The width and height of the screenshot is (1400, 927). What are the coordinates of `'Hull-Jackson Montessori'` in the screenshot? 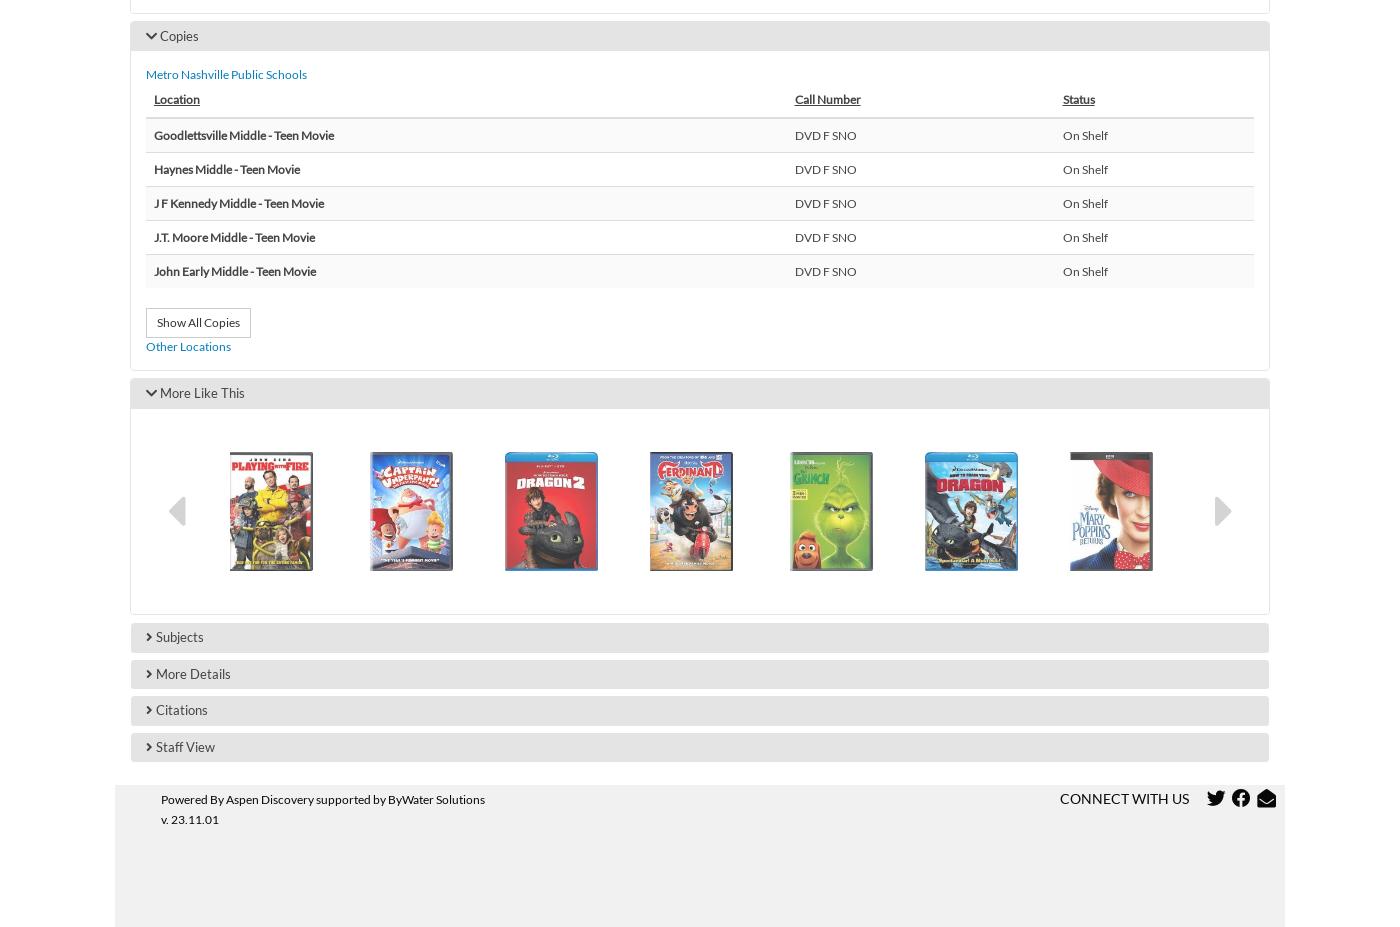 It's located at (282, 611).